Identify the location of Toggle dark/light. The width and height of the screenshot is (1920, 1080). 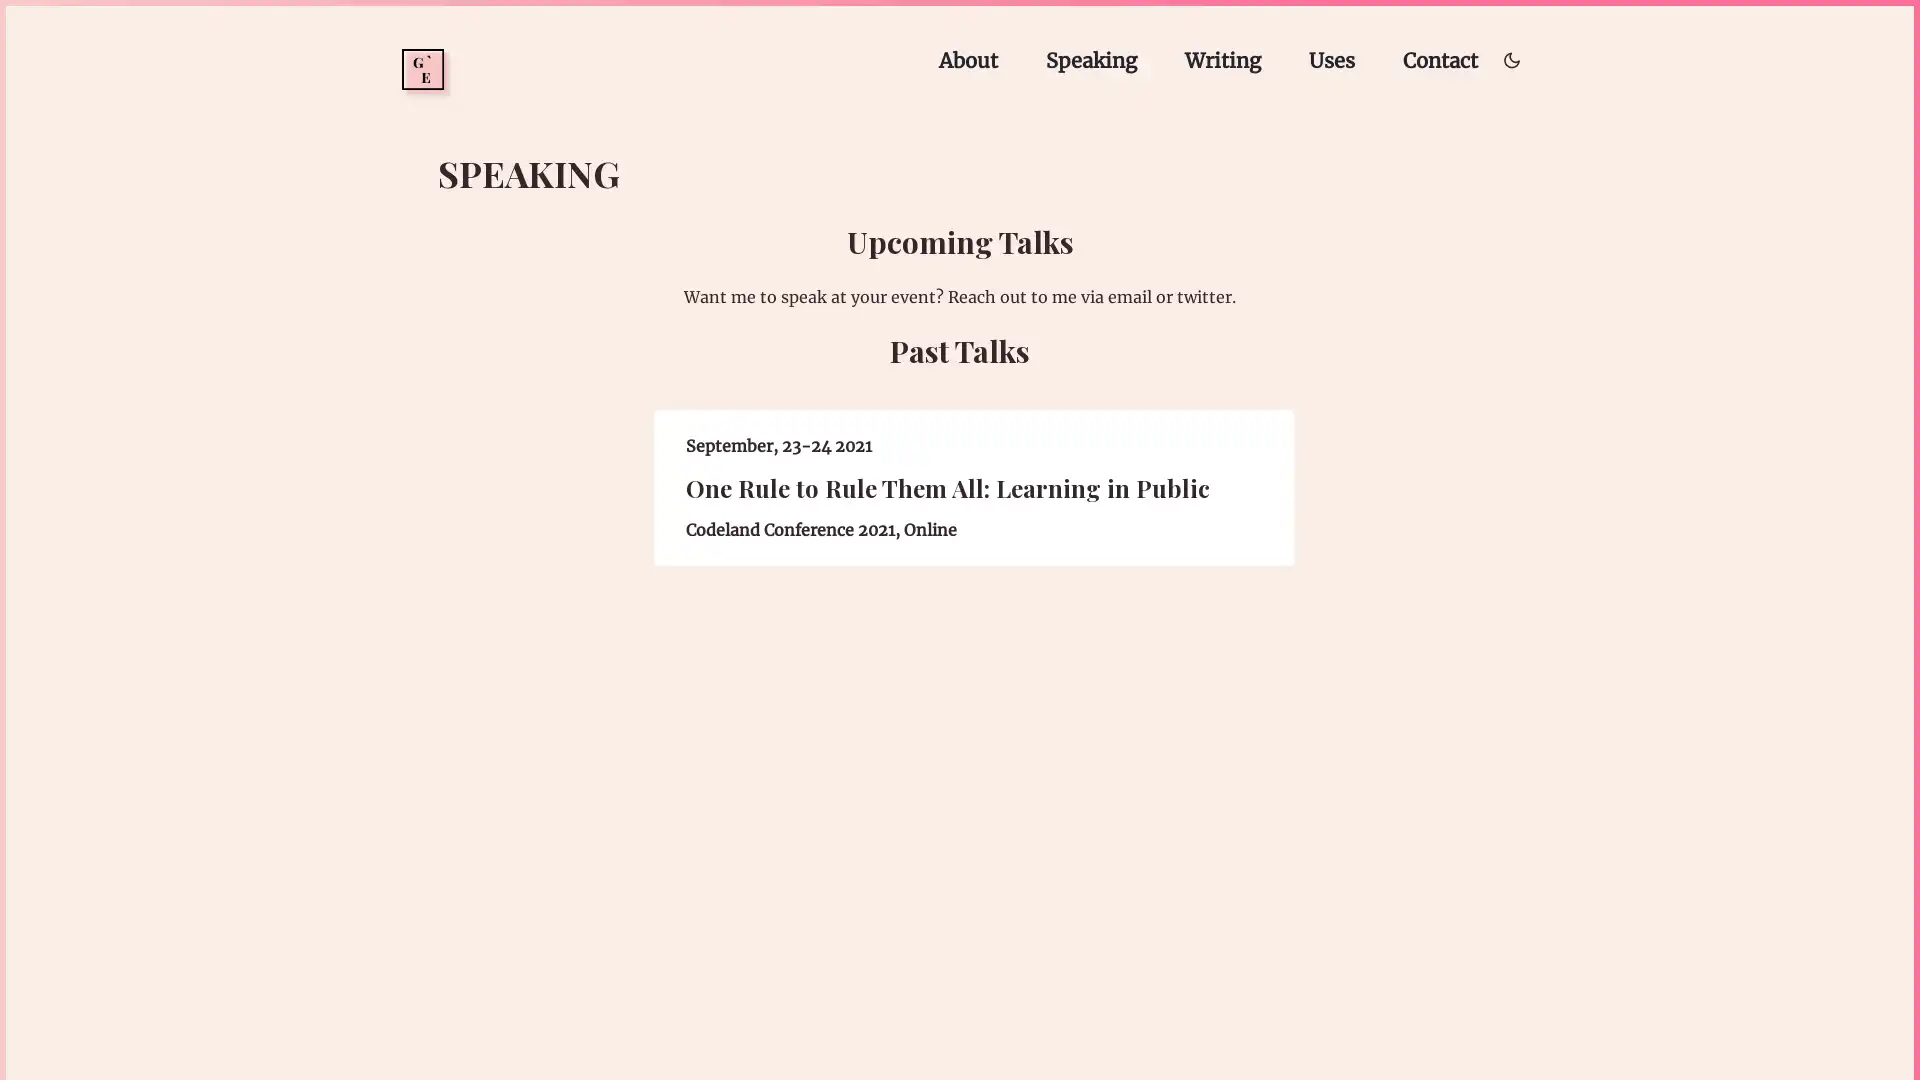
(1512, 56).